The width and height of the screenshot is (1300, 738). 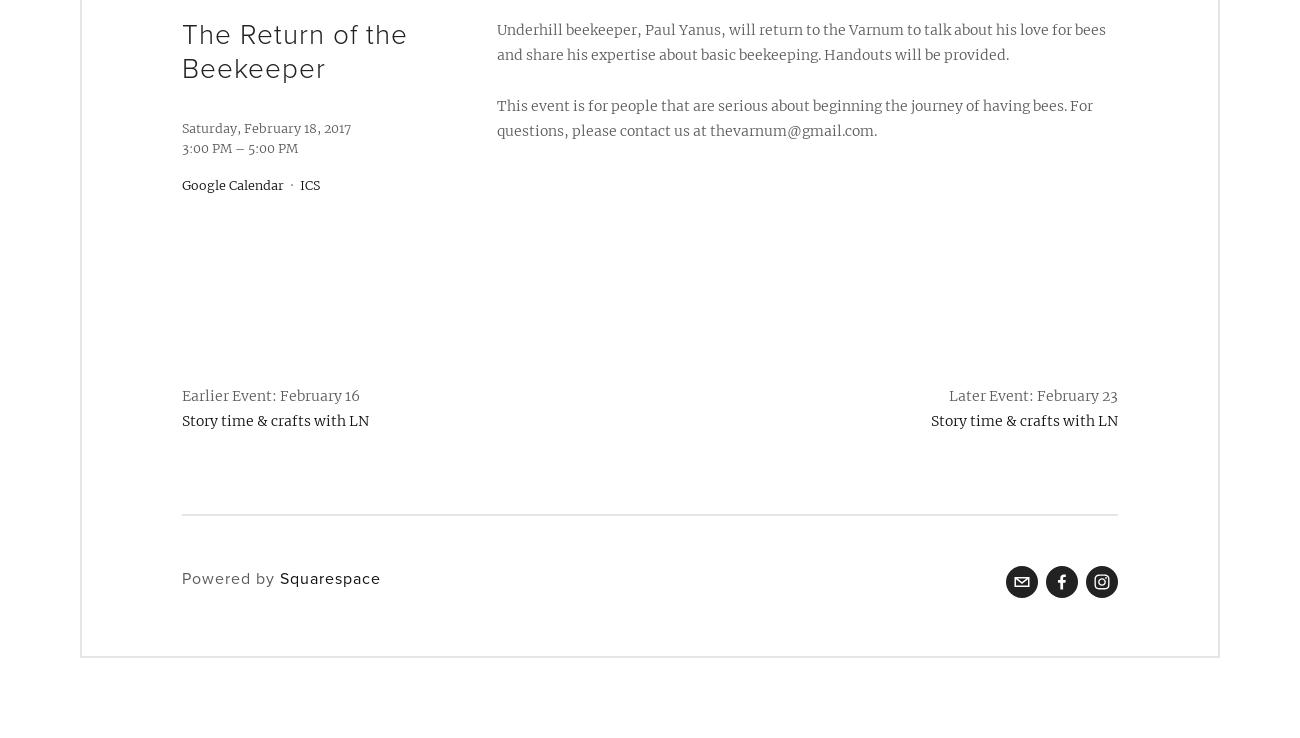 I want to click on 'Powered by', so click(x=230, y=578).